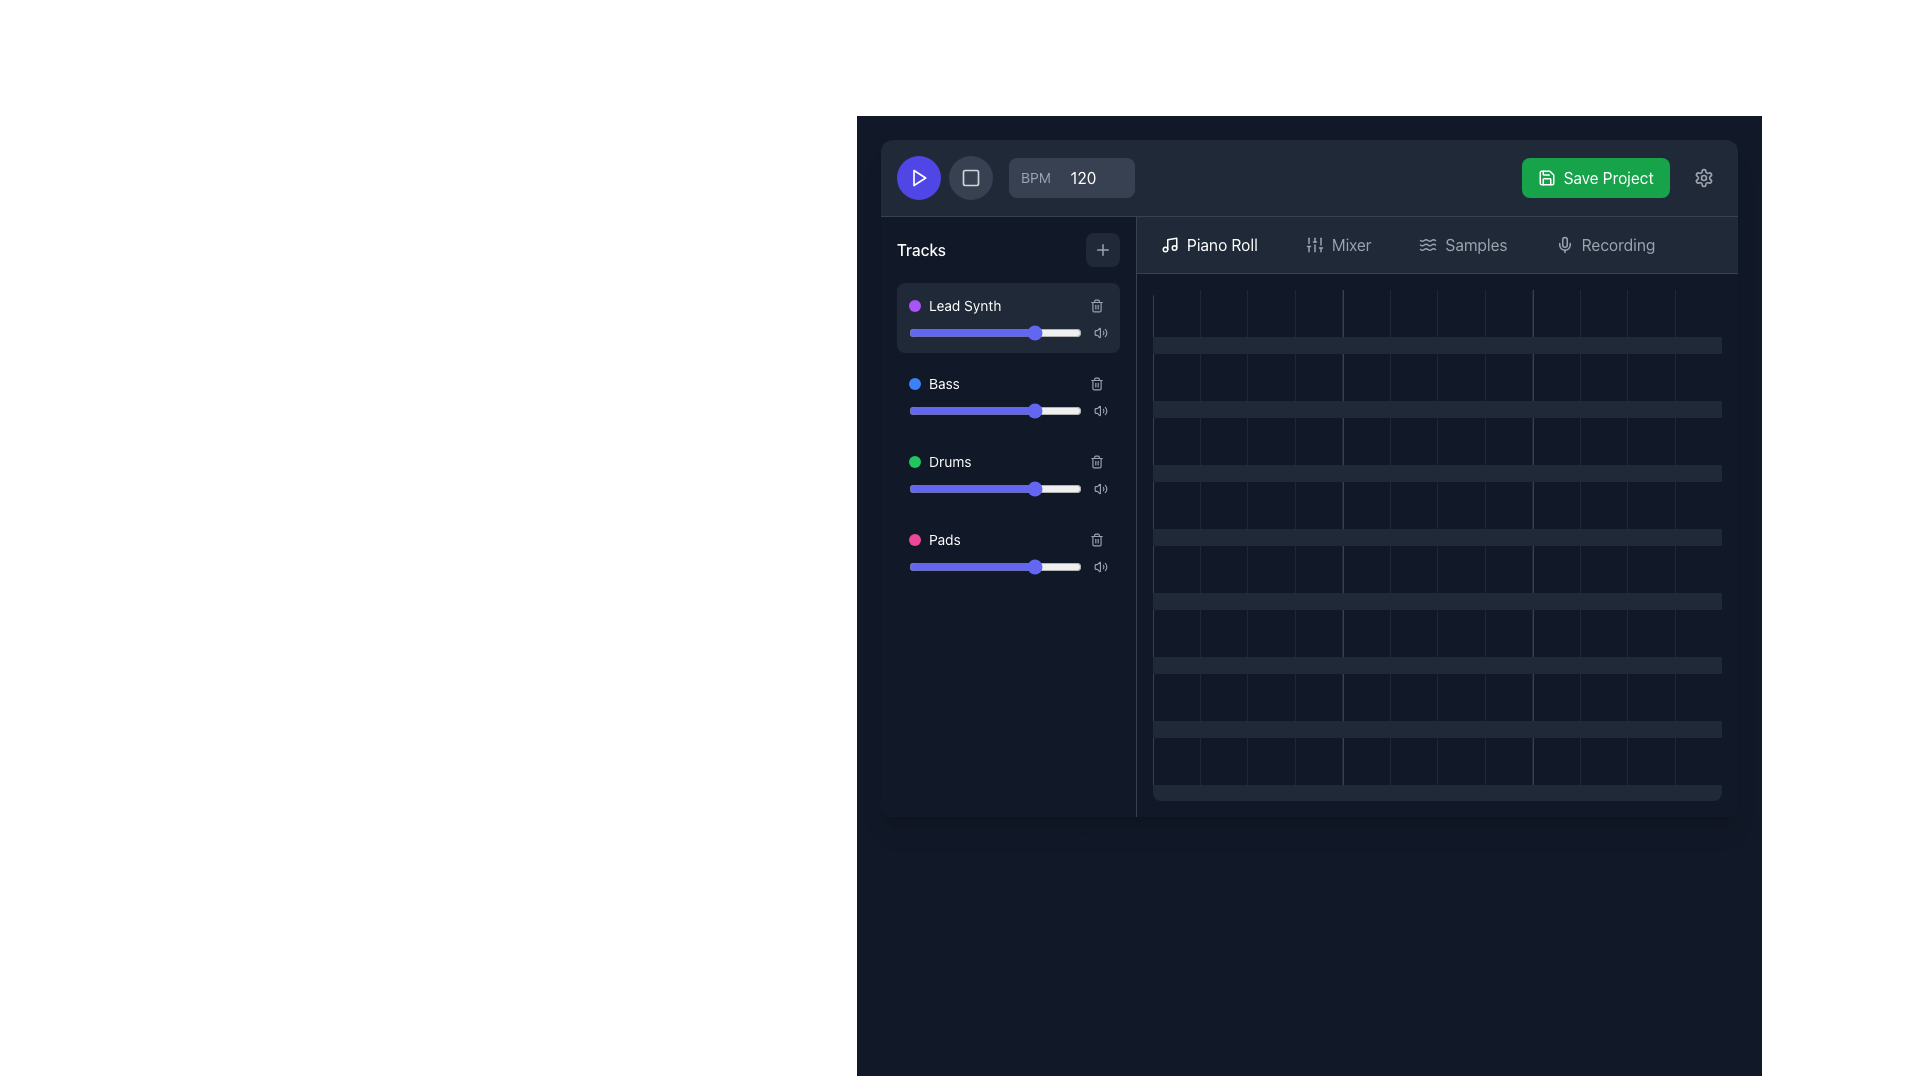  What do you see at coordinates (1412, 440) in the screenshot?
I see `the 6th square block in the 3rd row of the grid-based interface within the main workspace` at bounding box center [1412, 440].